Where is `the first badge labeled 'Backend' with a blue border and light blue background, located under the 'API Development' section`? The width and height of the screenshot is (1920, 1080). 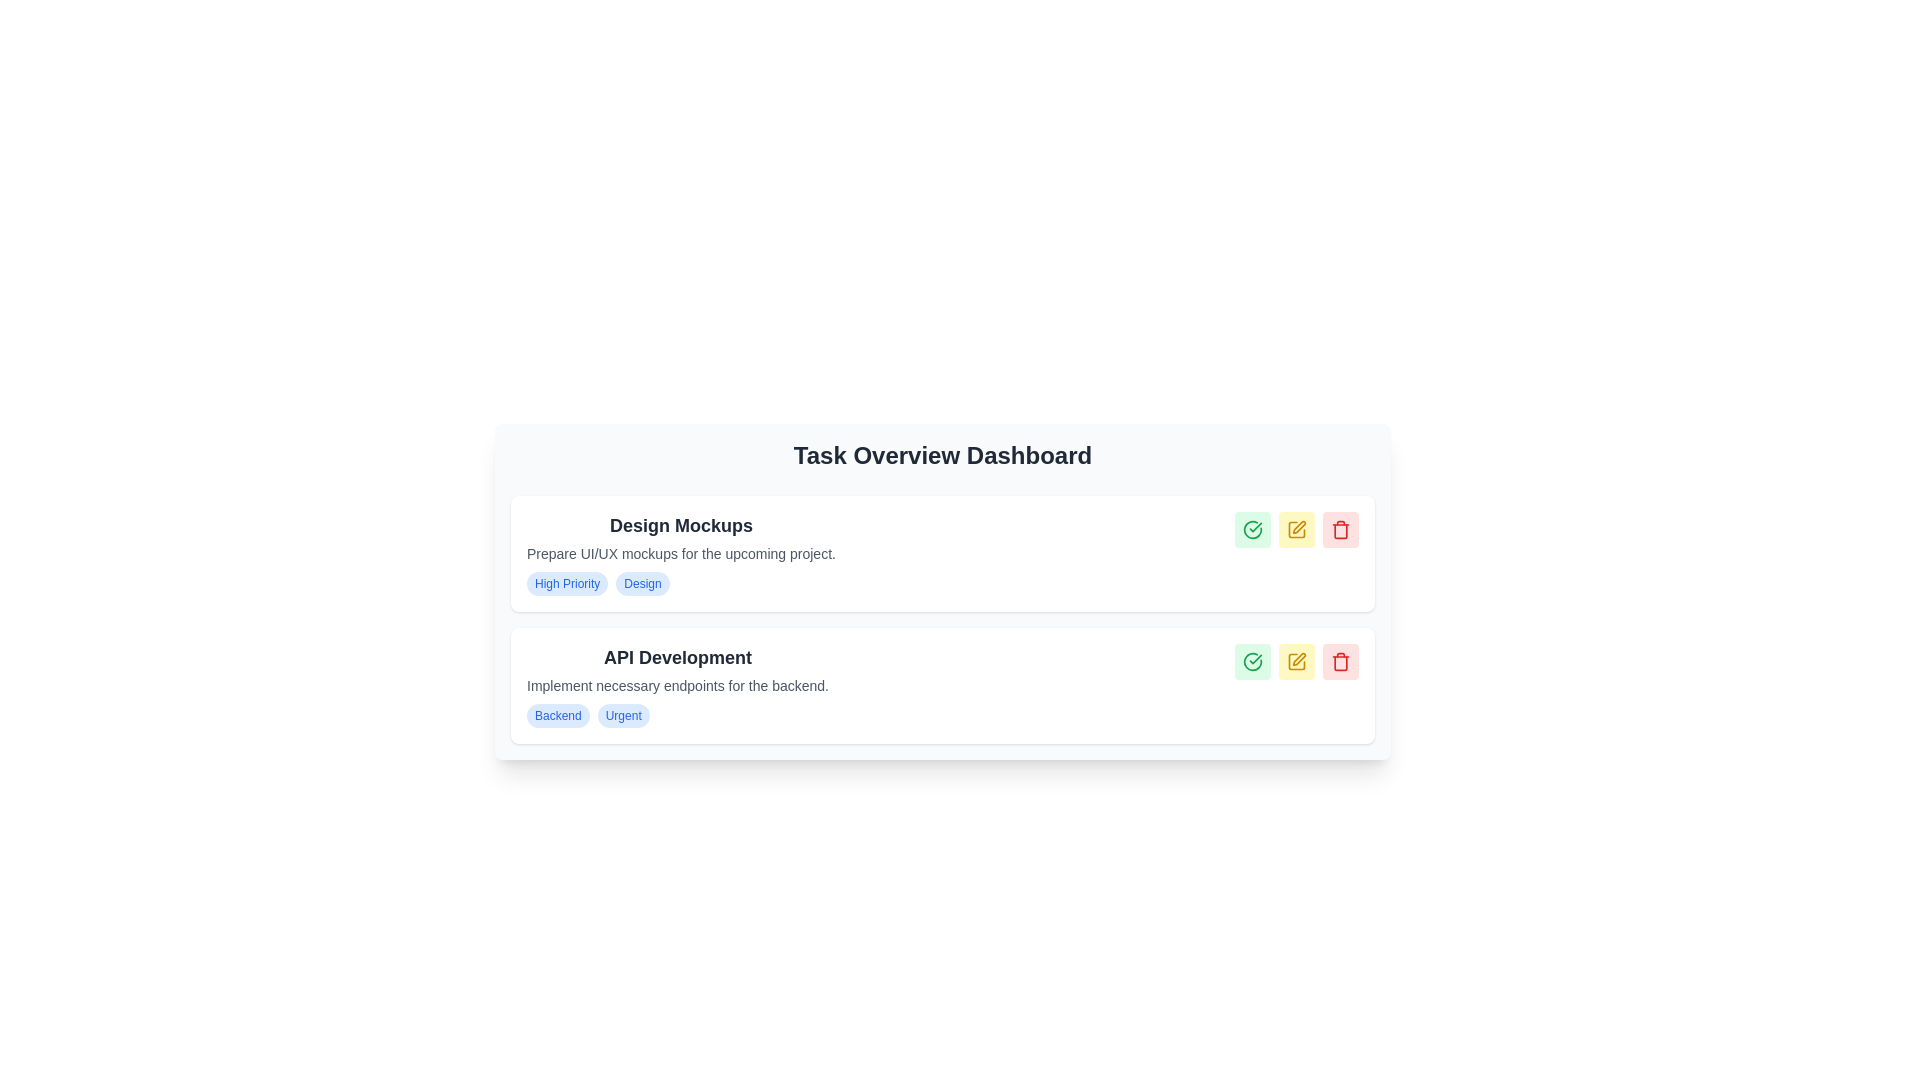 the first badge labeled 'Backend' with a blue border and light blue background, located under the 'API Development' section is located at coordinates (558, 715).